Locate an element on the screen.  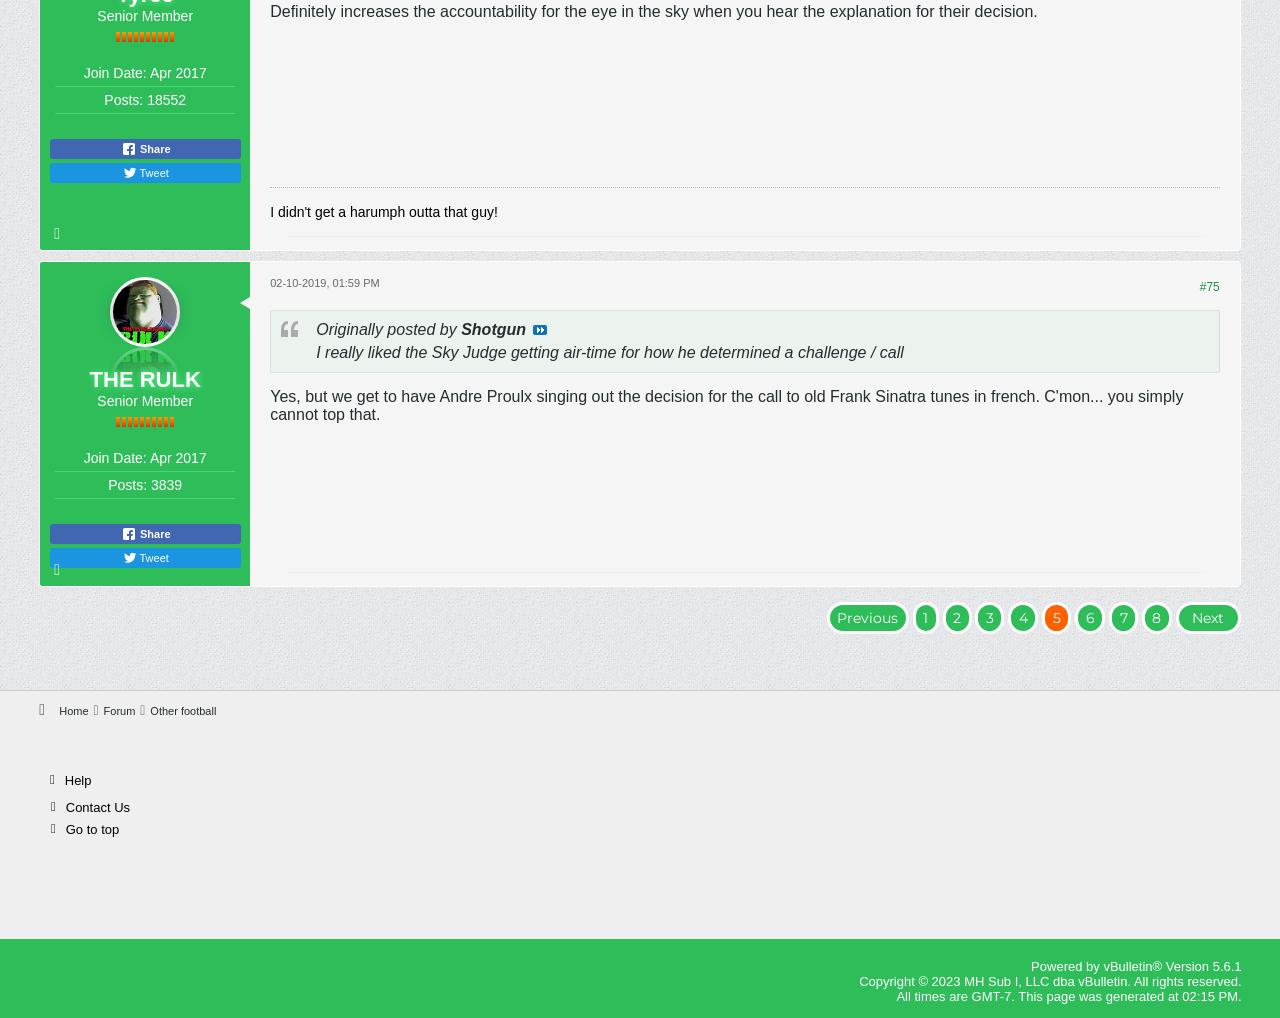
'All times are GMT-7. This page was generated at 02:15 PM.' is located at coordinates (1067, 995).